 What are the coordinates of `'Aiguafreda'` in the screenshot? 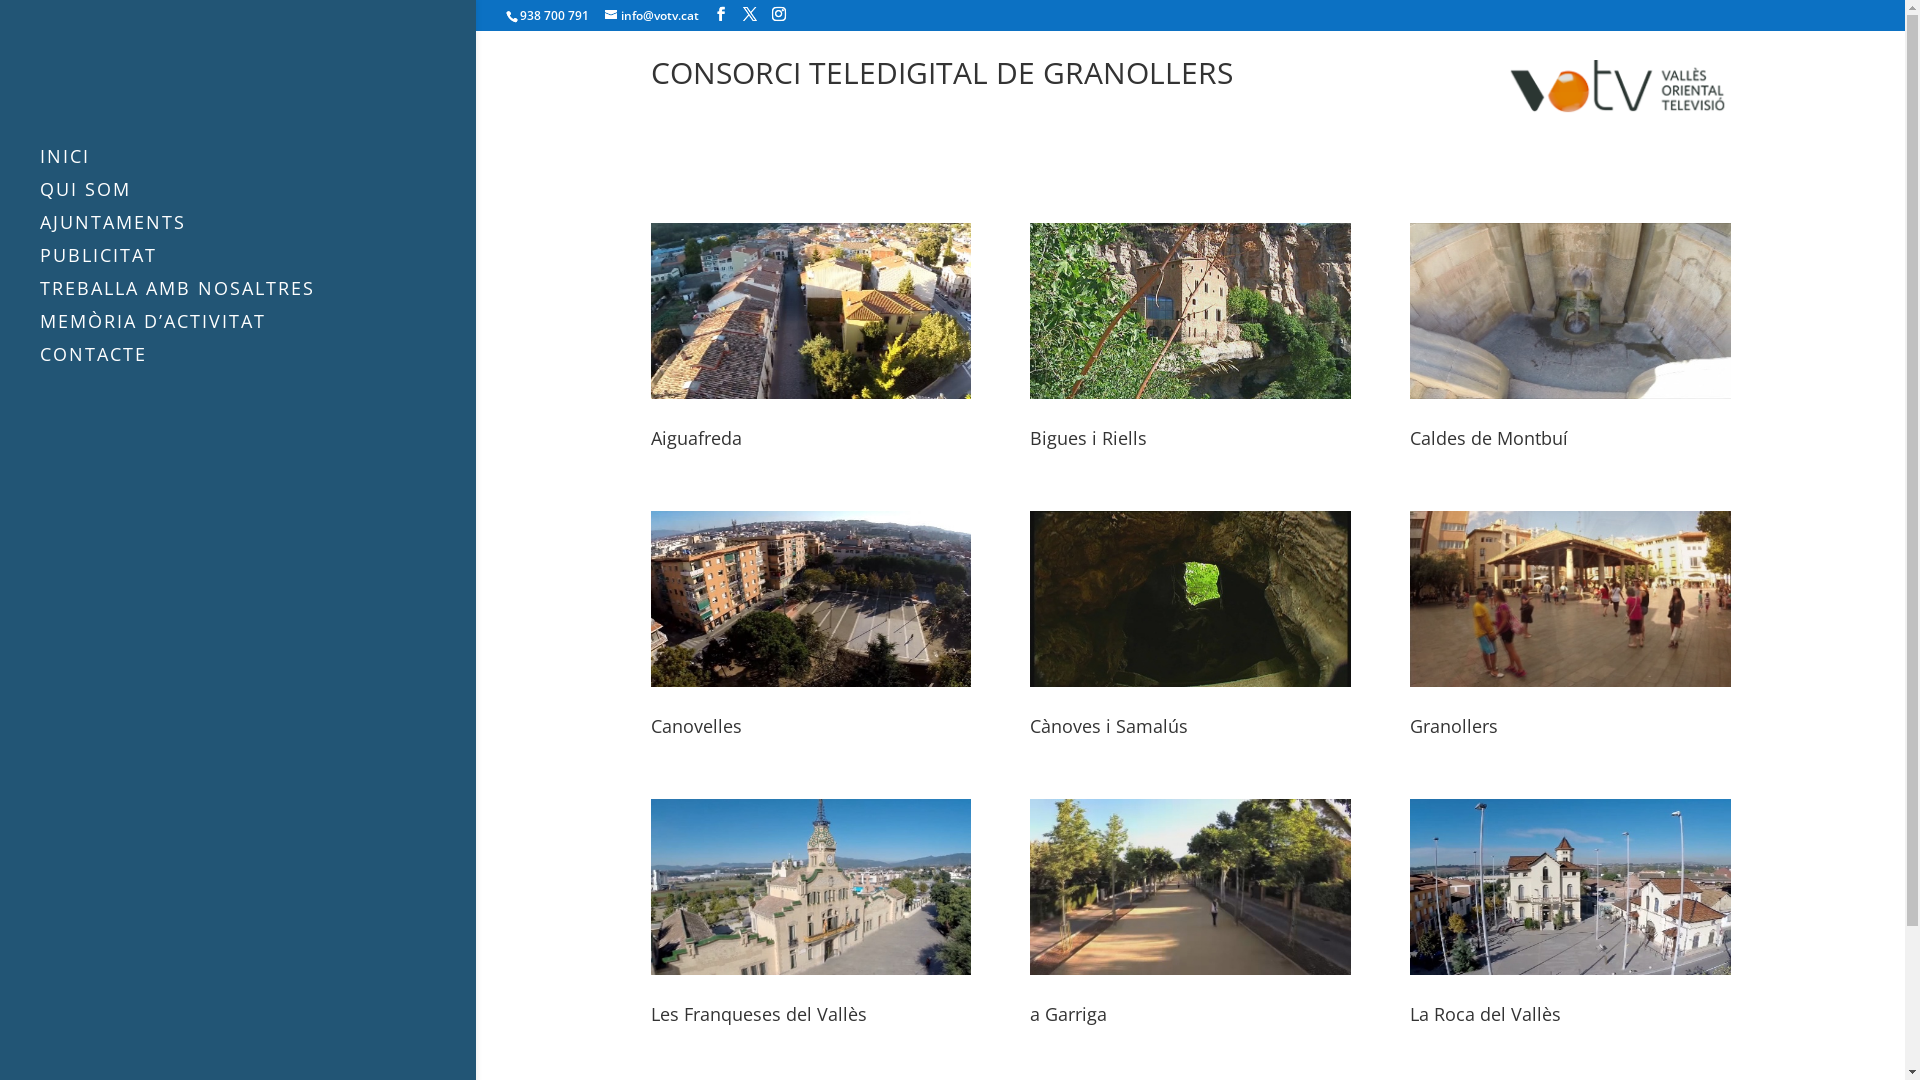 It's located at (696, 437).